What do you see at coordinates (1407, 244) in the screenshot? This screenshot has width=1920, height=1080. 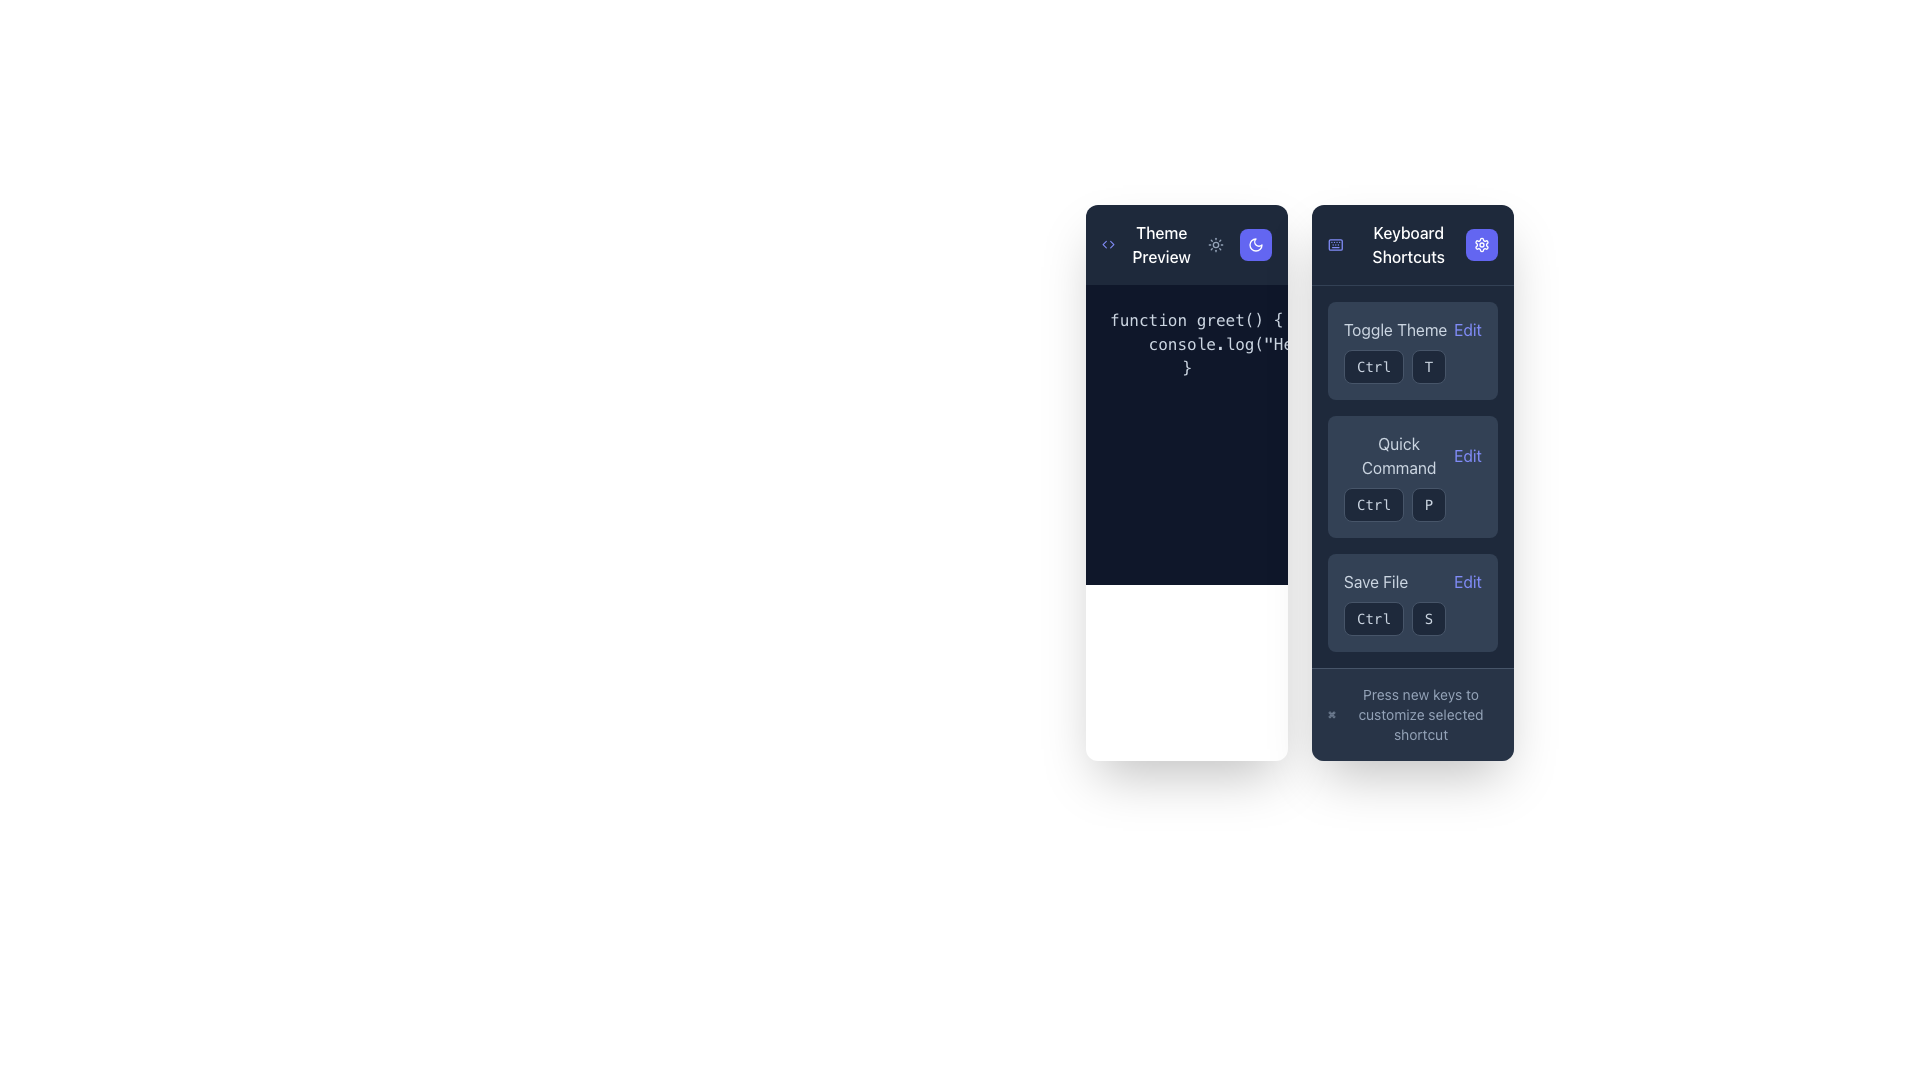 I see `the text label indicating keyboard shortcuts located in the top section of the third column, under the settings icon title bar` at bounding box center [1407, 244].